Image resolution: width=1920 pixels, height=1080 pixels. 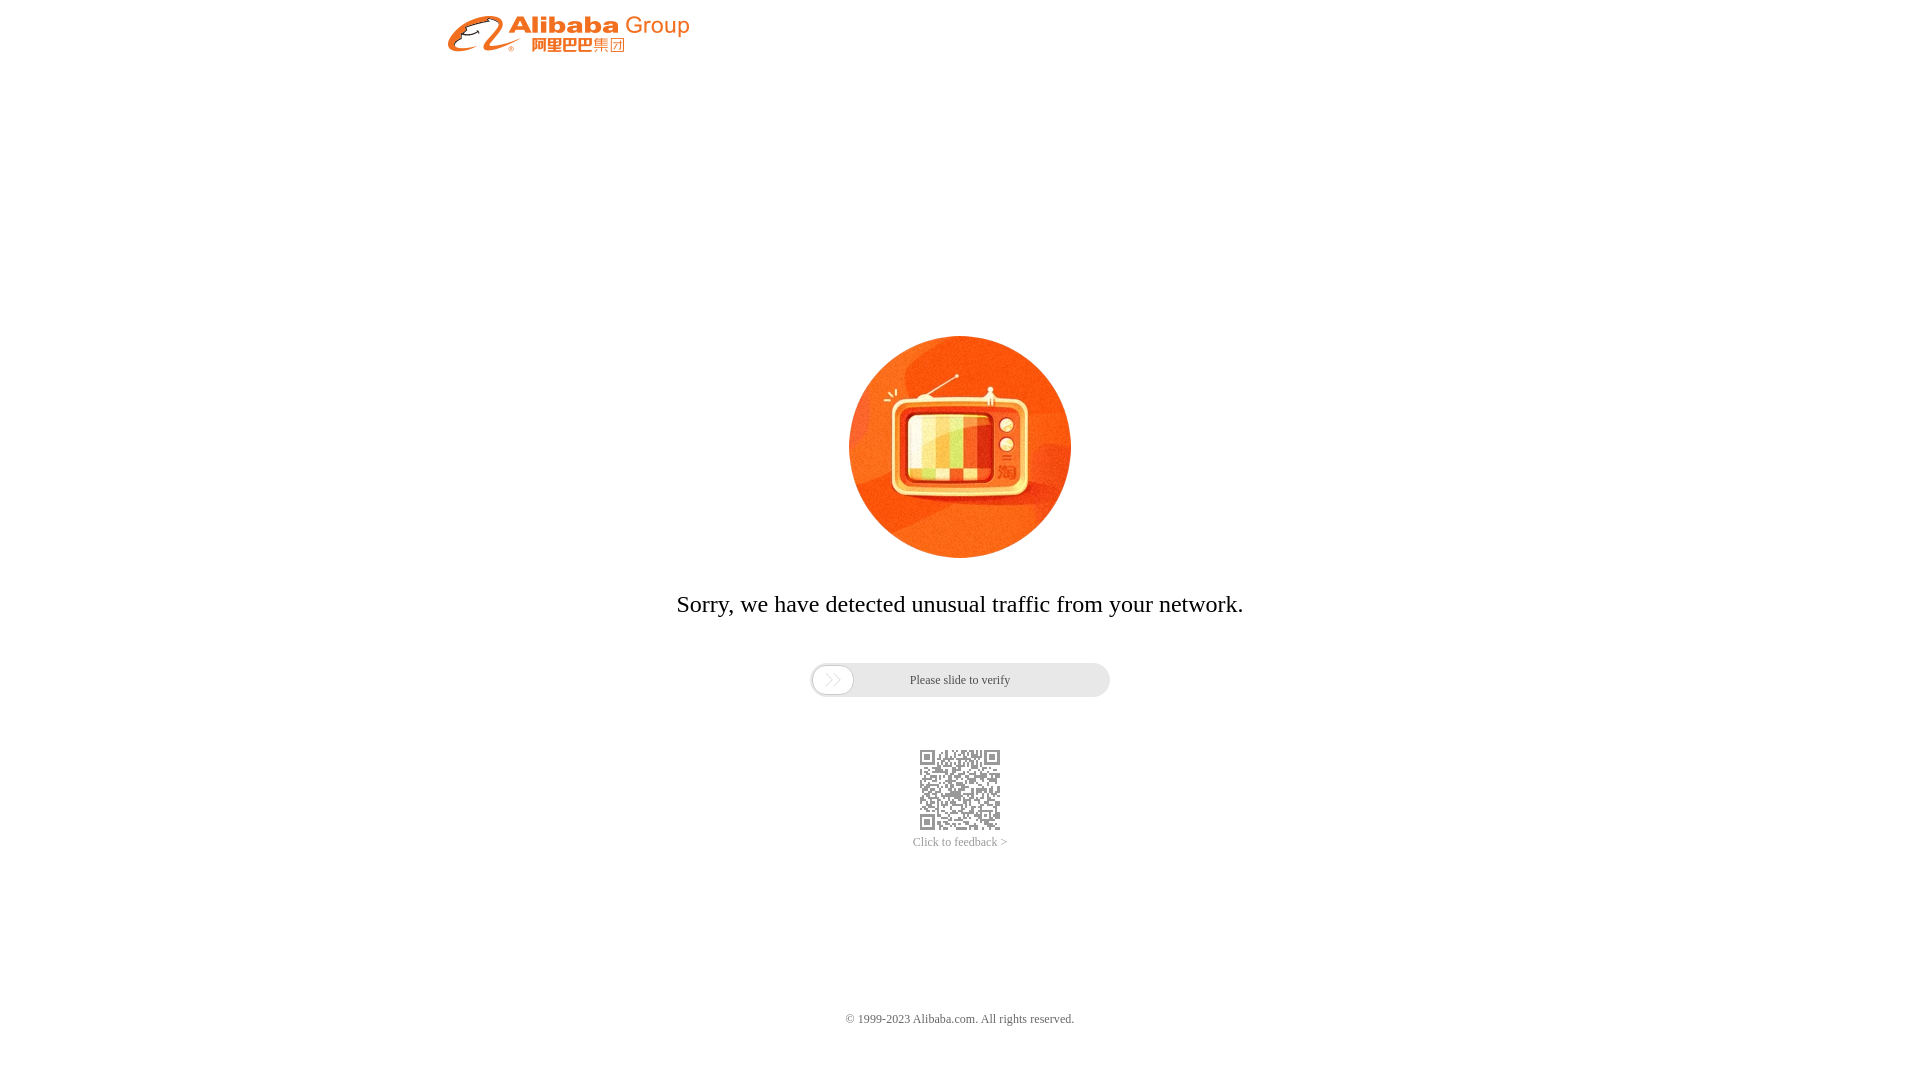 I want to click on 'Click to feedback >', so click(x=911, y=842).